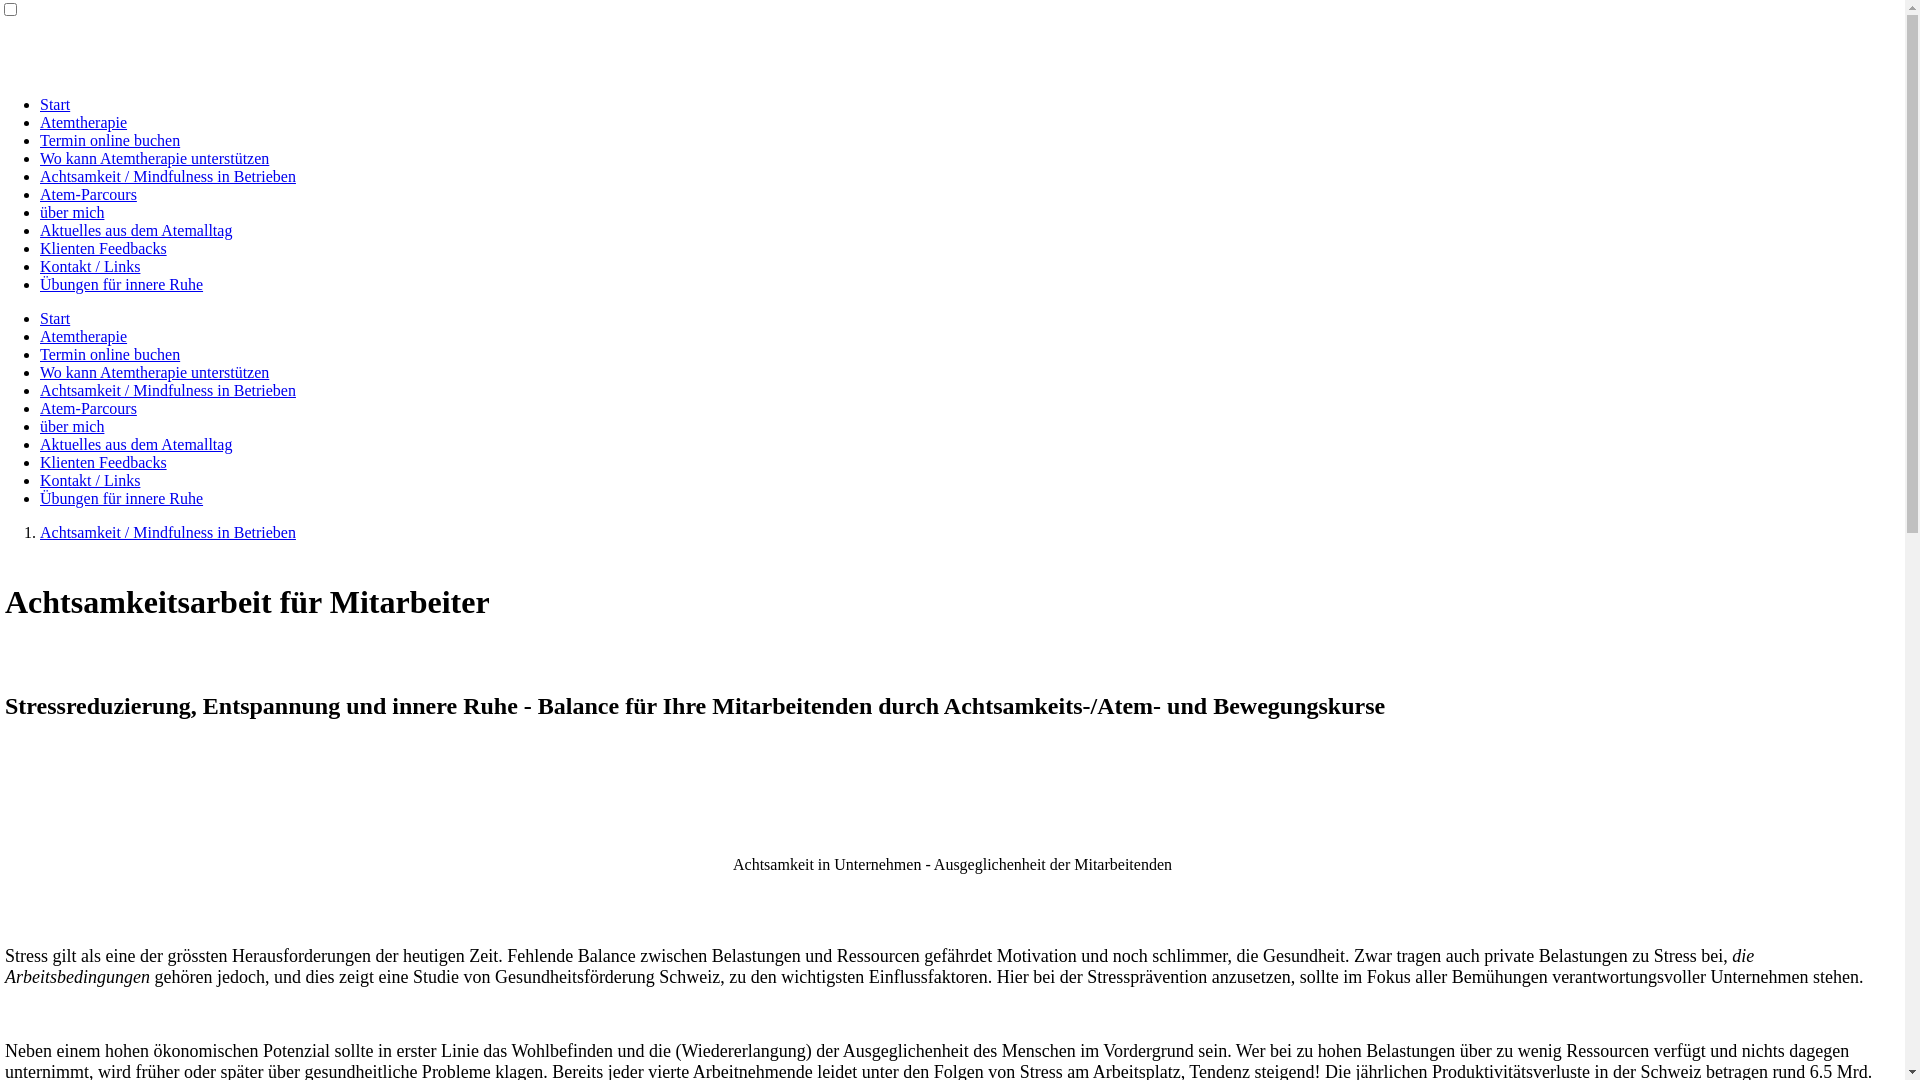 This screenshot has height=1080, width=1920. Describe the element at coordinates (39, 407) in the screenshot. I see `'Atem-Parcours'` at that location.